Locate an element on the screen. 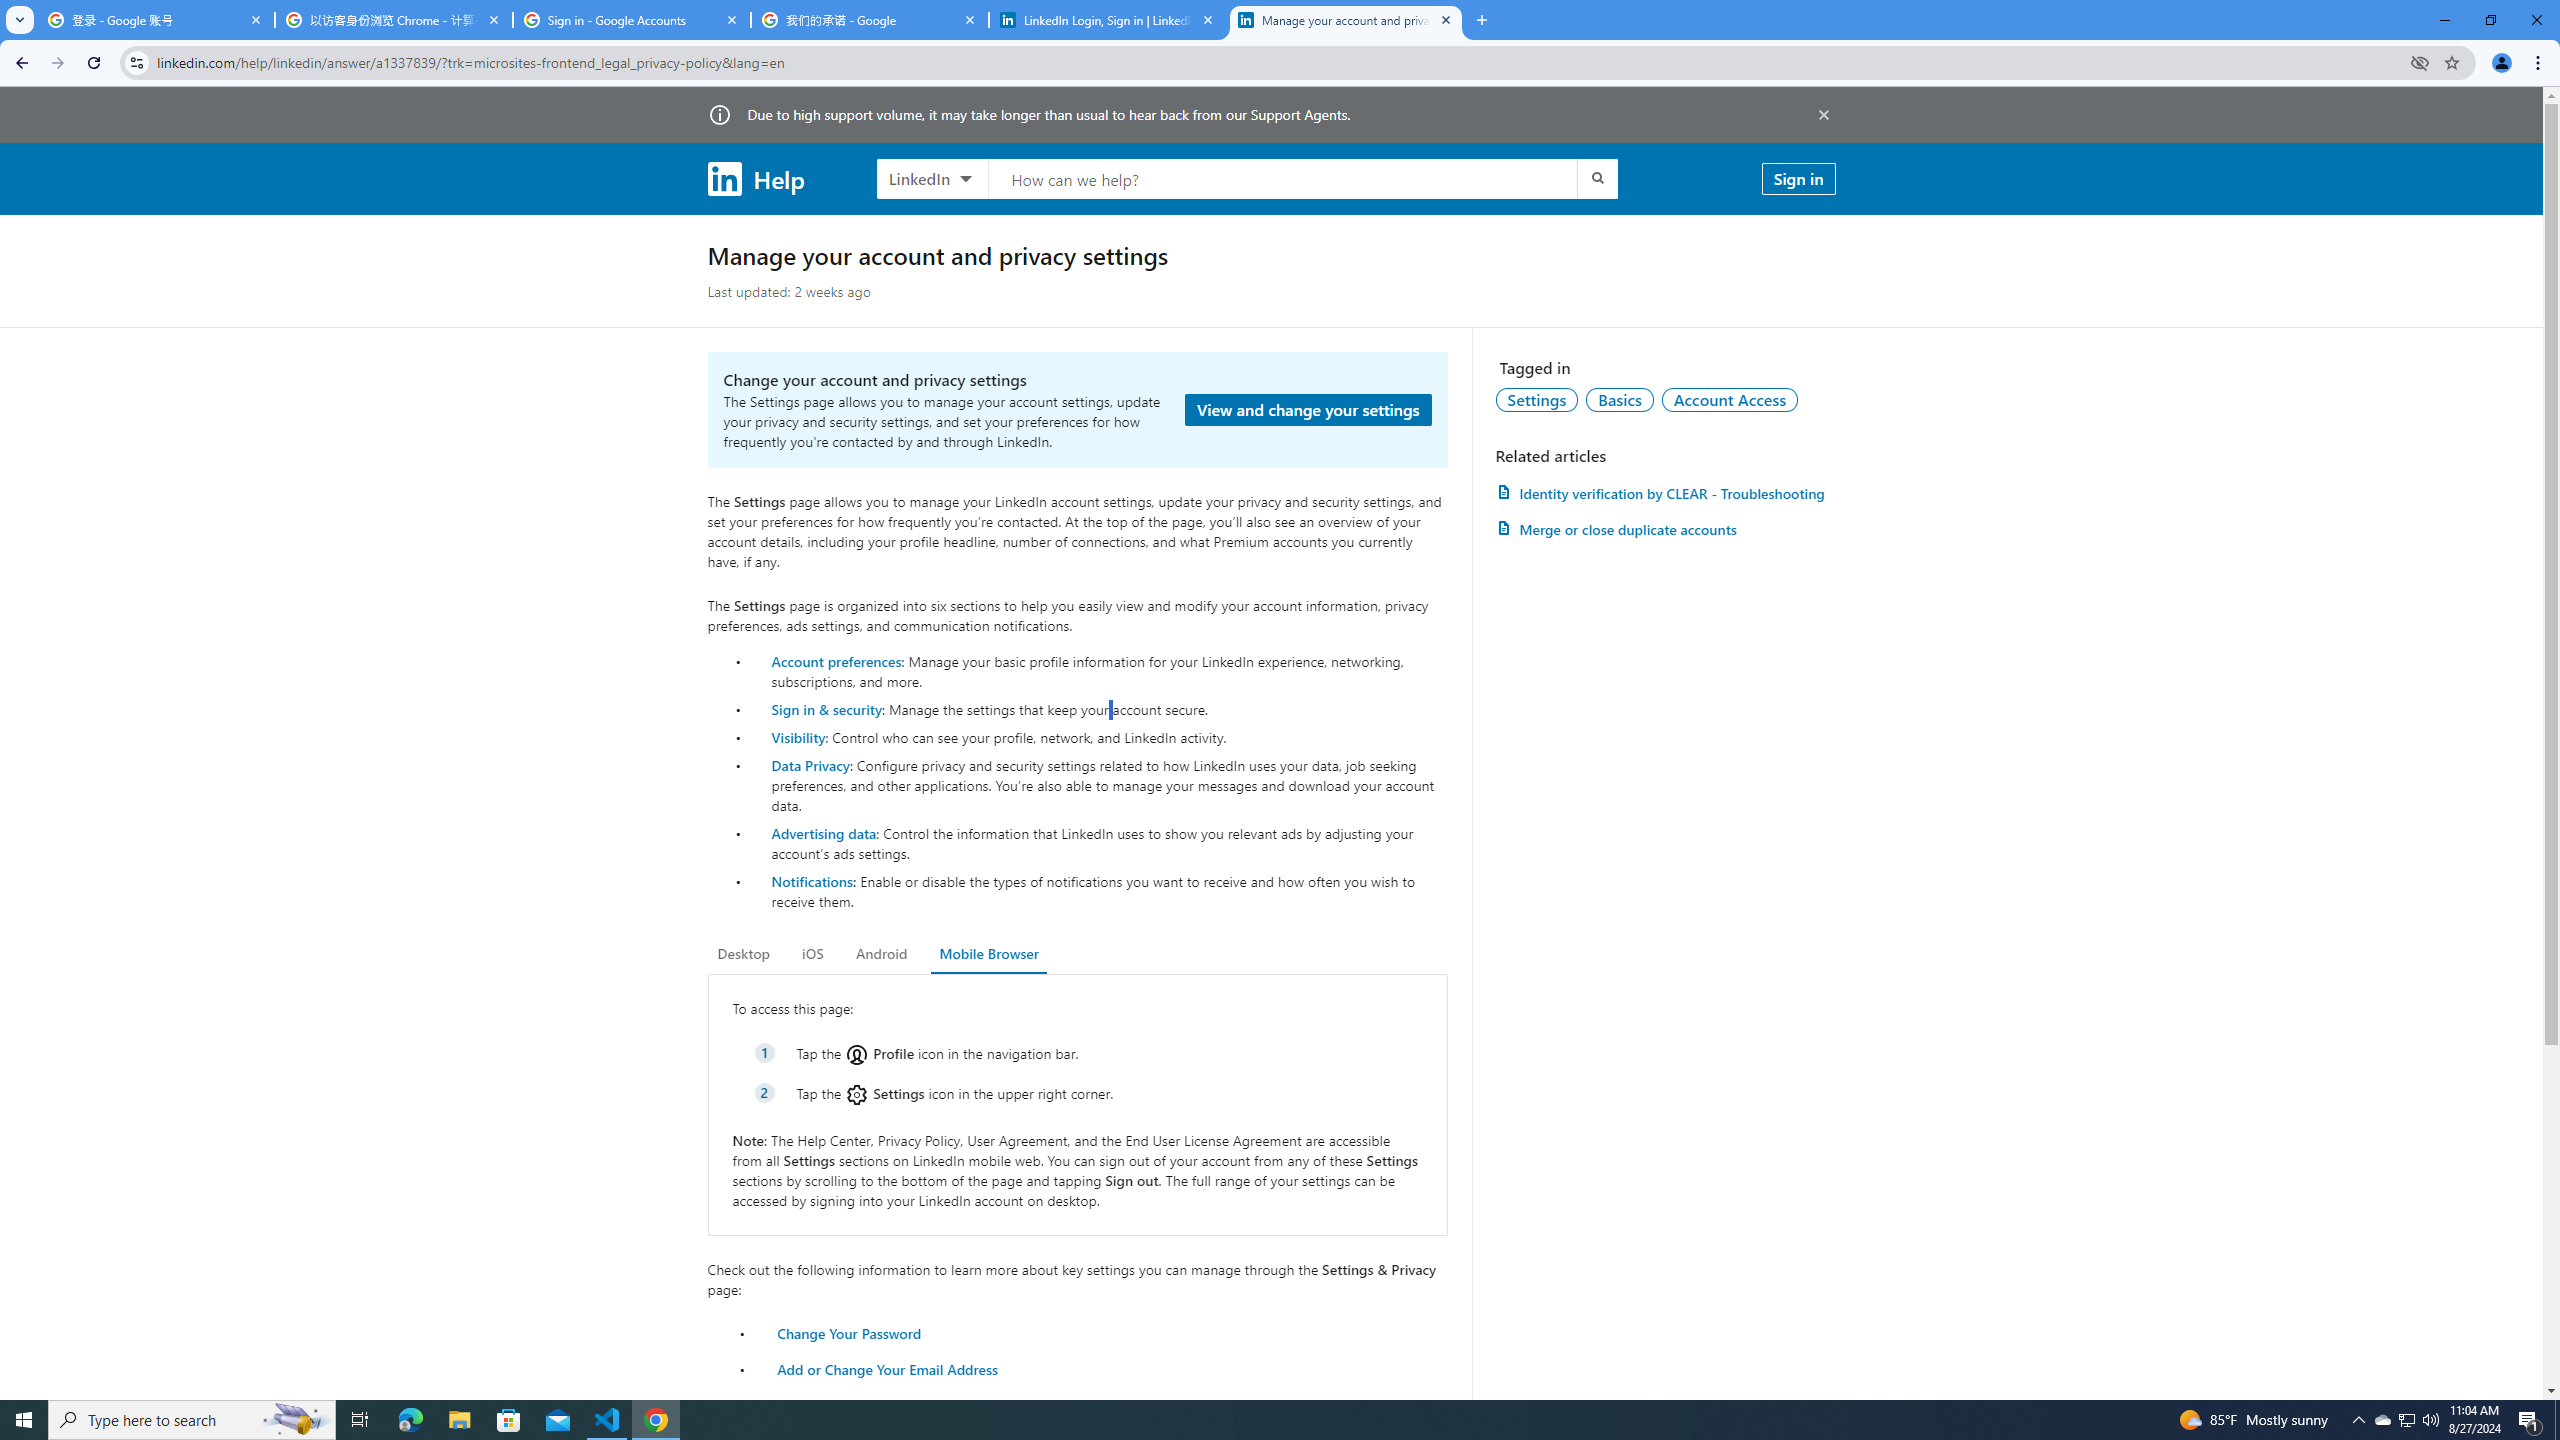 The image size is (2560, 1440). 'Mobile Browser' is located at coordinates (988, 953).